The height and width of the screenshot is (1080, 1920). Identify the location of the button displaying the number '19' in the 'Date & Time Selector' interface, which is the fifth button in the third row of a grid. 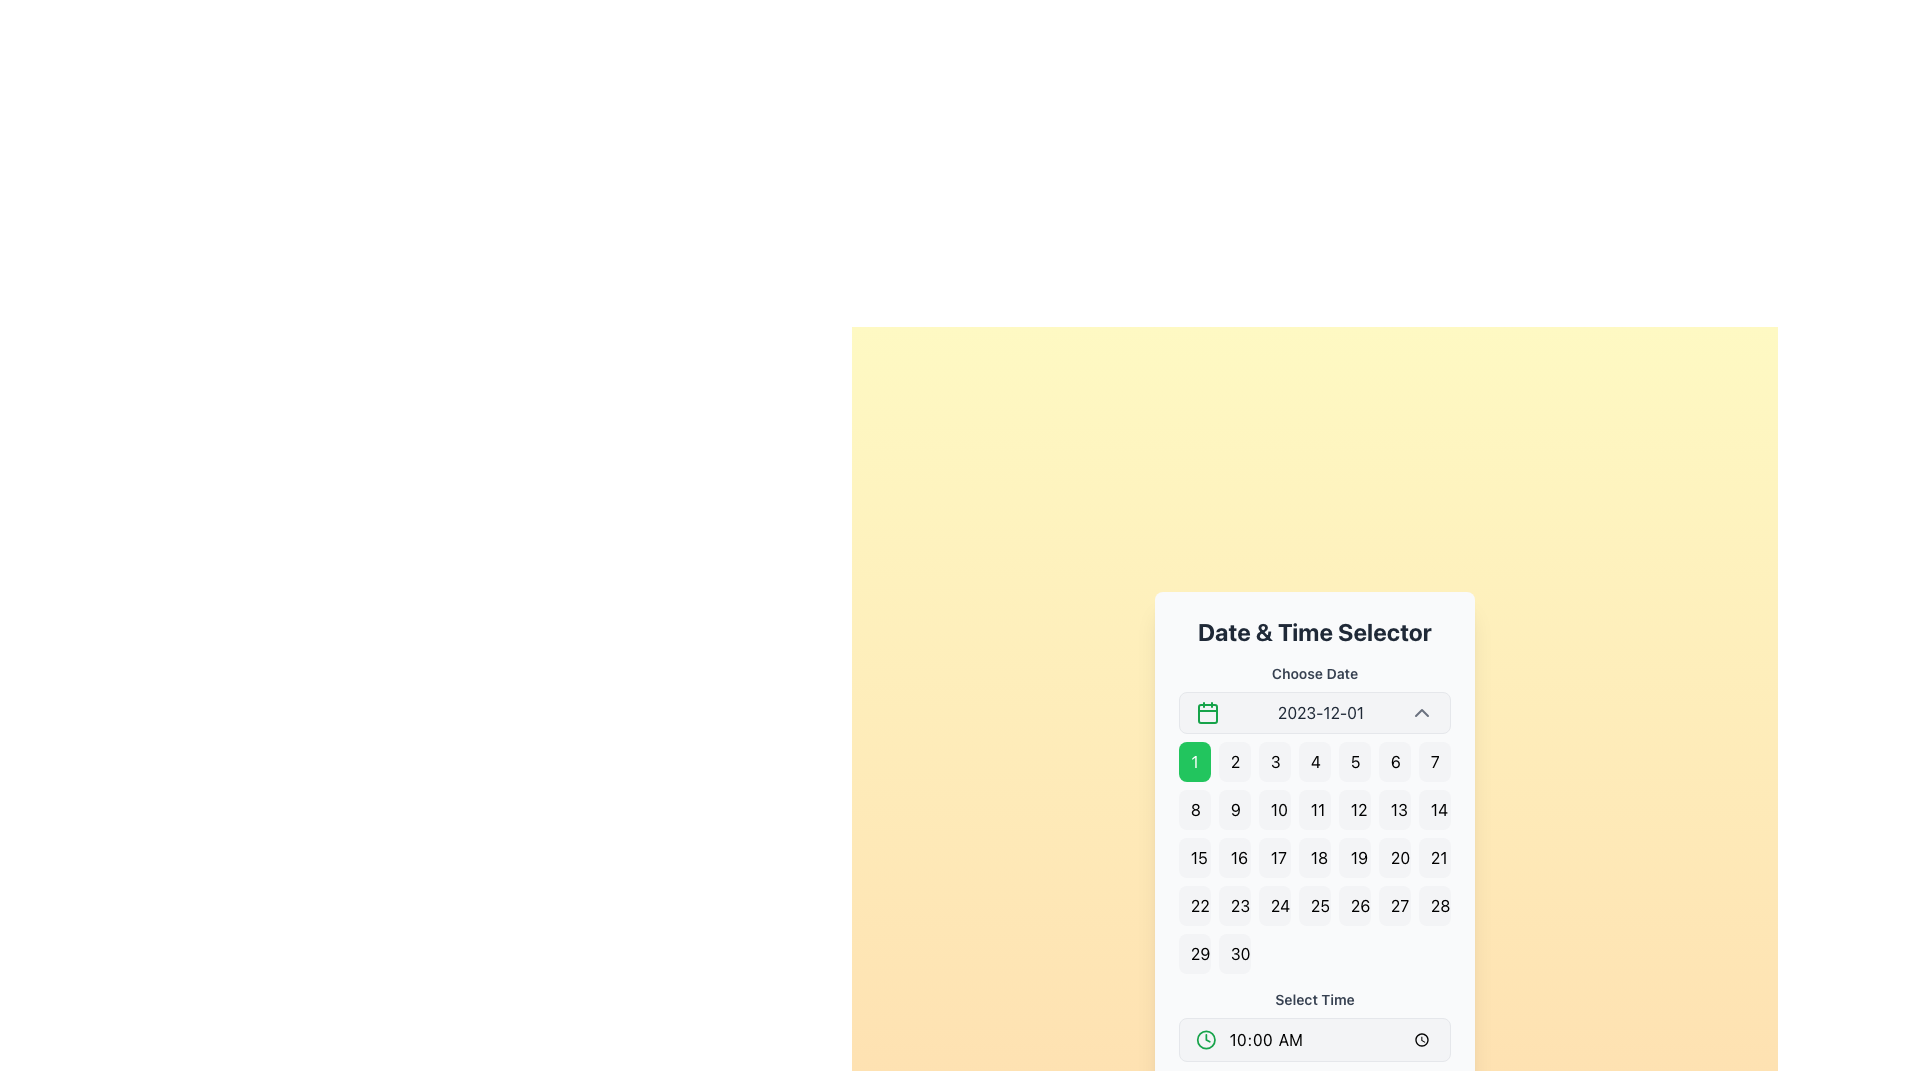
(1354, 856).